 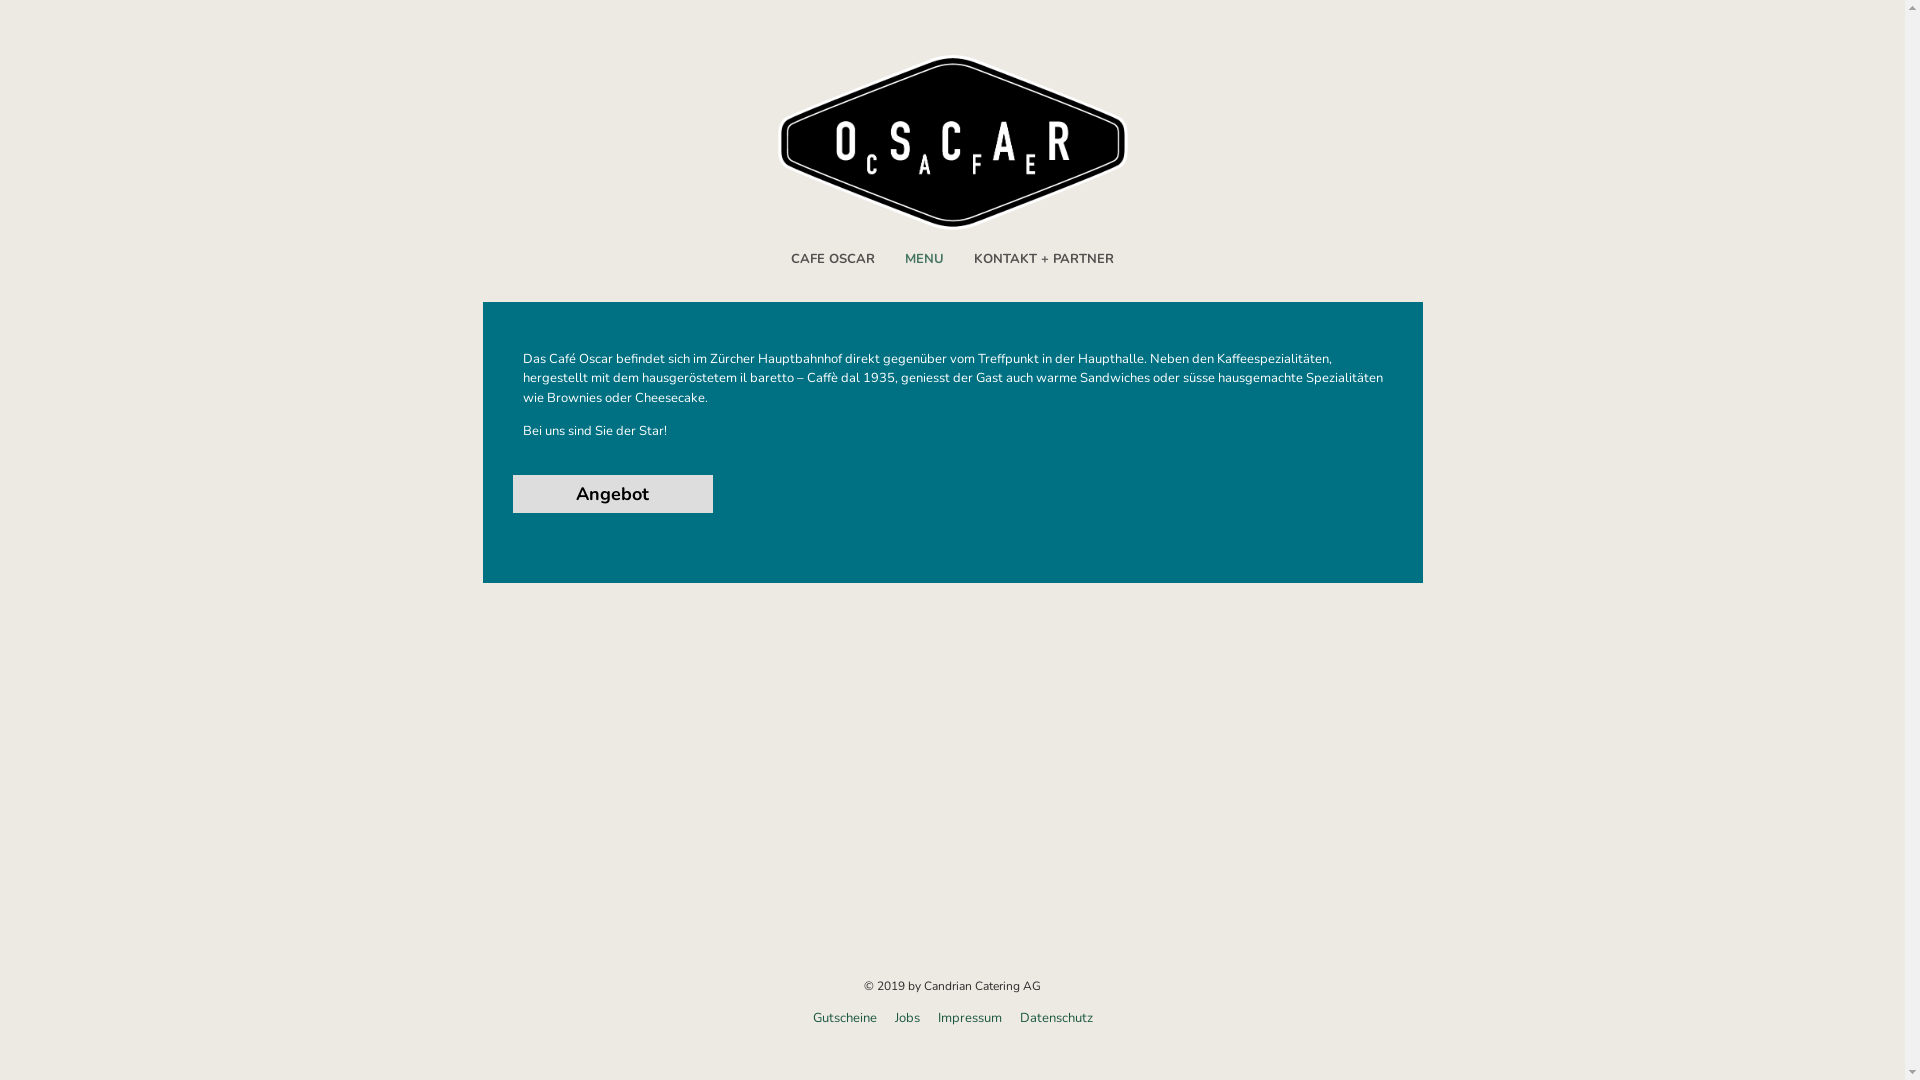 What do you see at coordinates (958, 258) in the screenshot?
I see `'KONTAKT + PARTNER'` at bounding box center [958, 258].